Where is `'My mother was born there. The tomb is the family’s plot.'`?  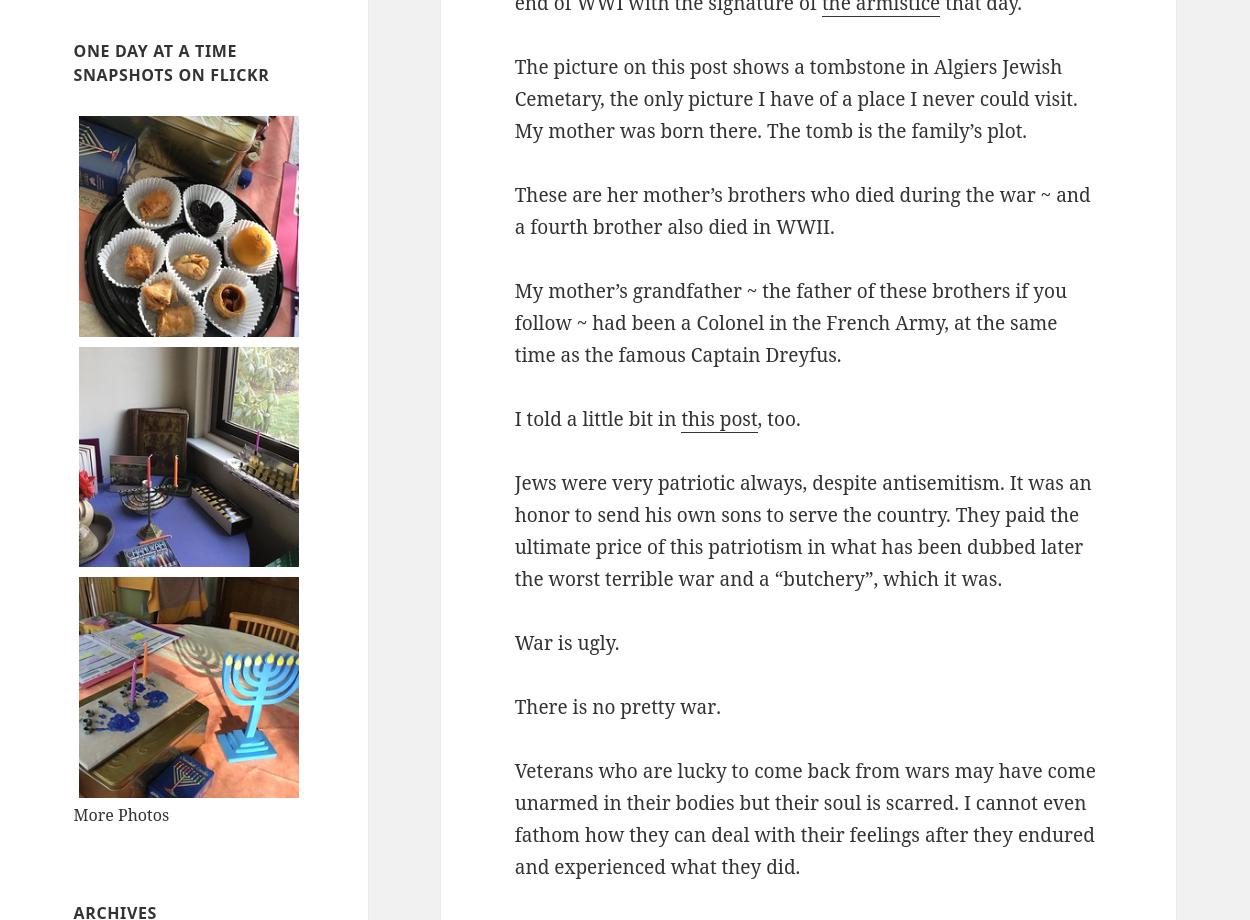 'My mother was born there. The tomb is the family’s plot.' is located at coordinates (770, 130).